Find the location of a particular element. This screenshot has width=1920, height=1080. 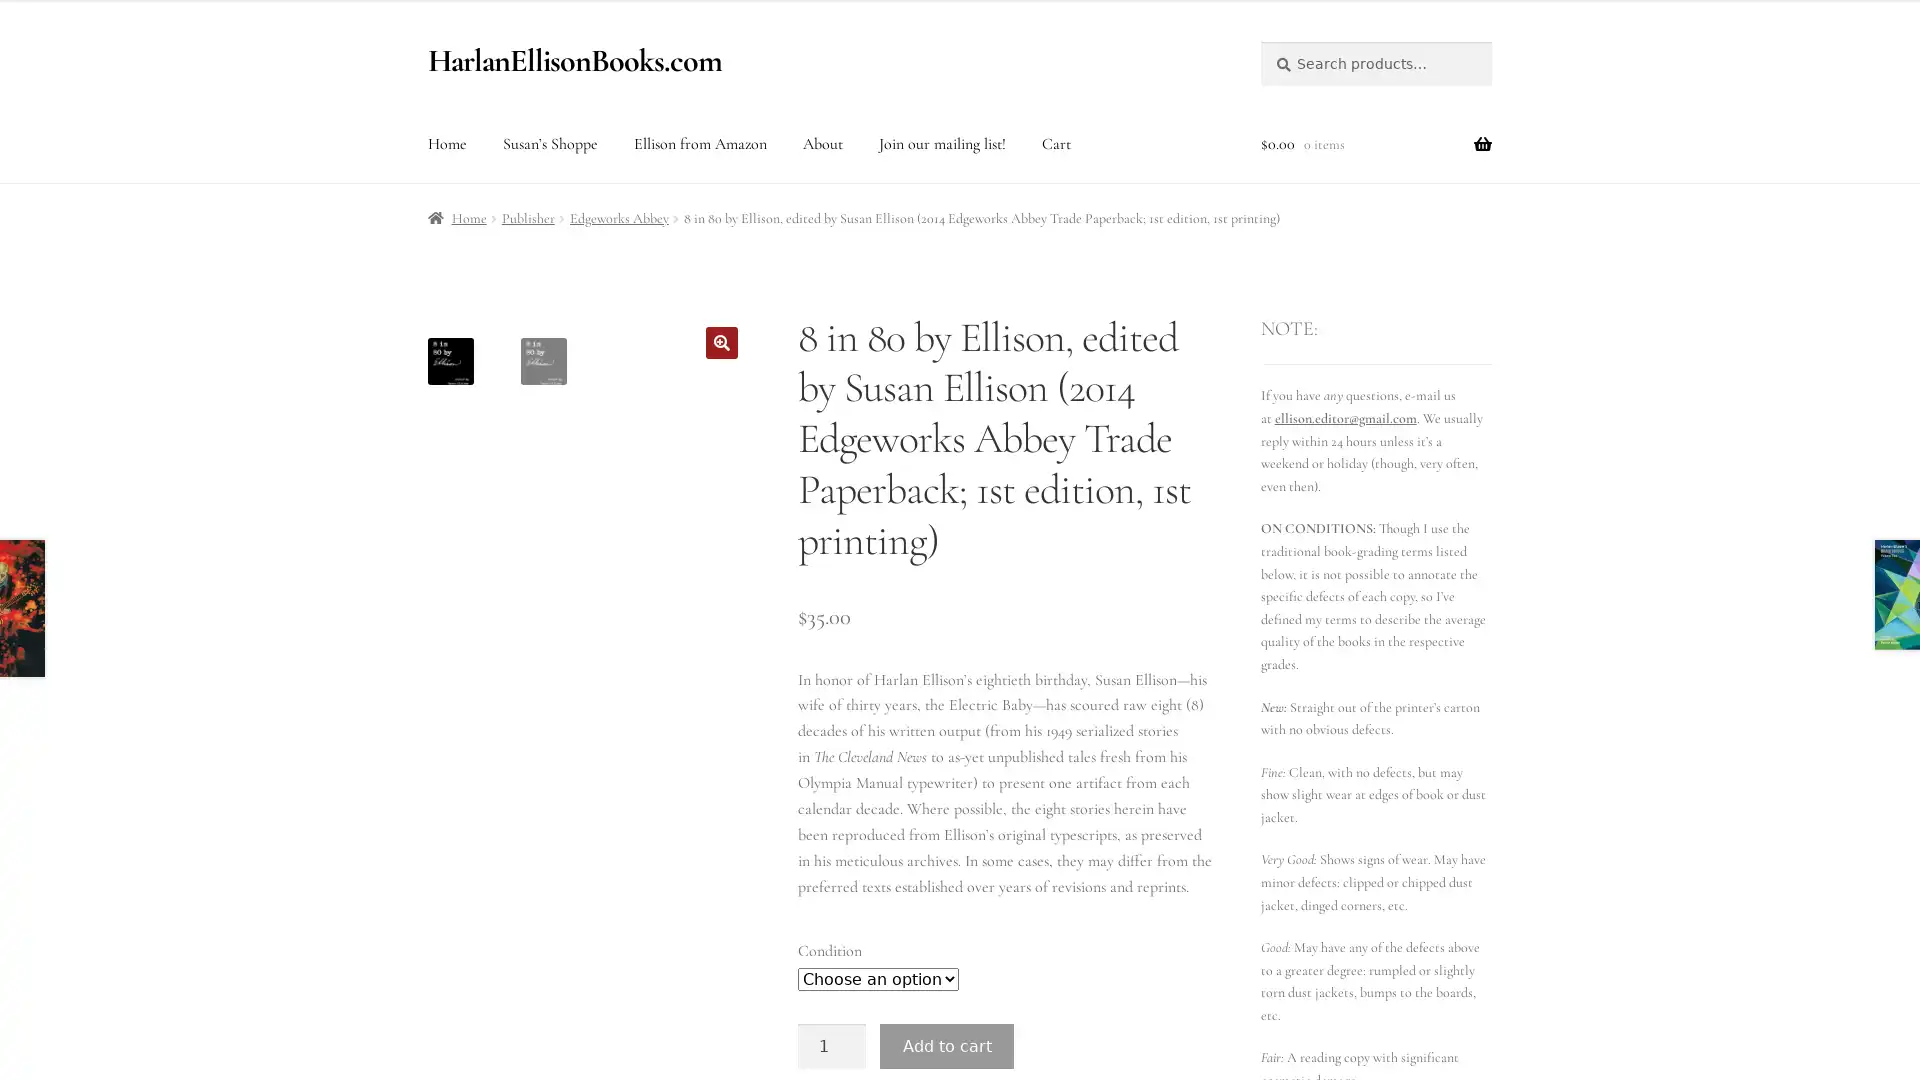

Add to cart is located at coordinates (945, 1044).